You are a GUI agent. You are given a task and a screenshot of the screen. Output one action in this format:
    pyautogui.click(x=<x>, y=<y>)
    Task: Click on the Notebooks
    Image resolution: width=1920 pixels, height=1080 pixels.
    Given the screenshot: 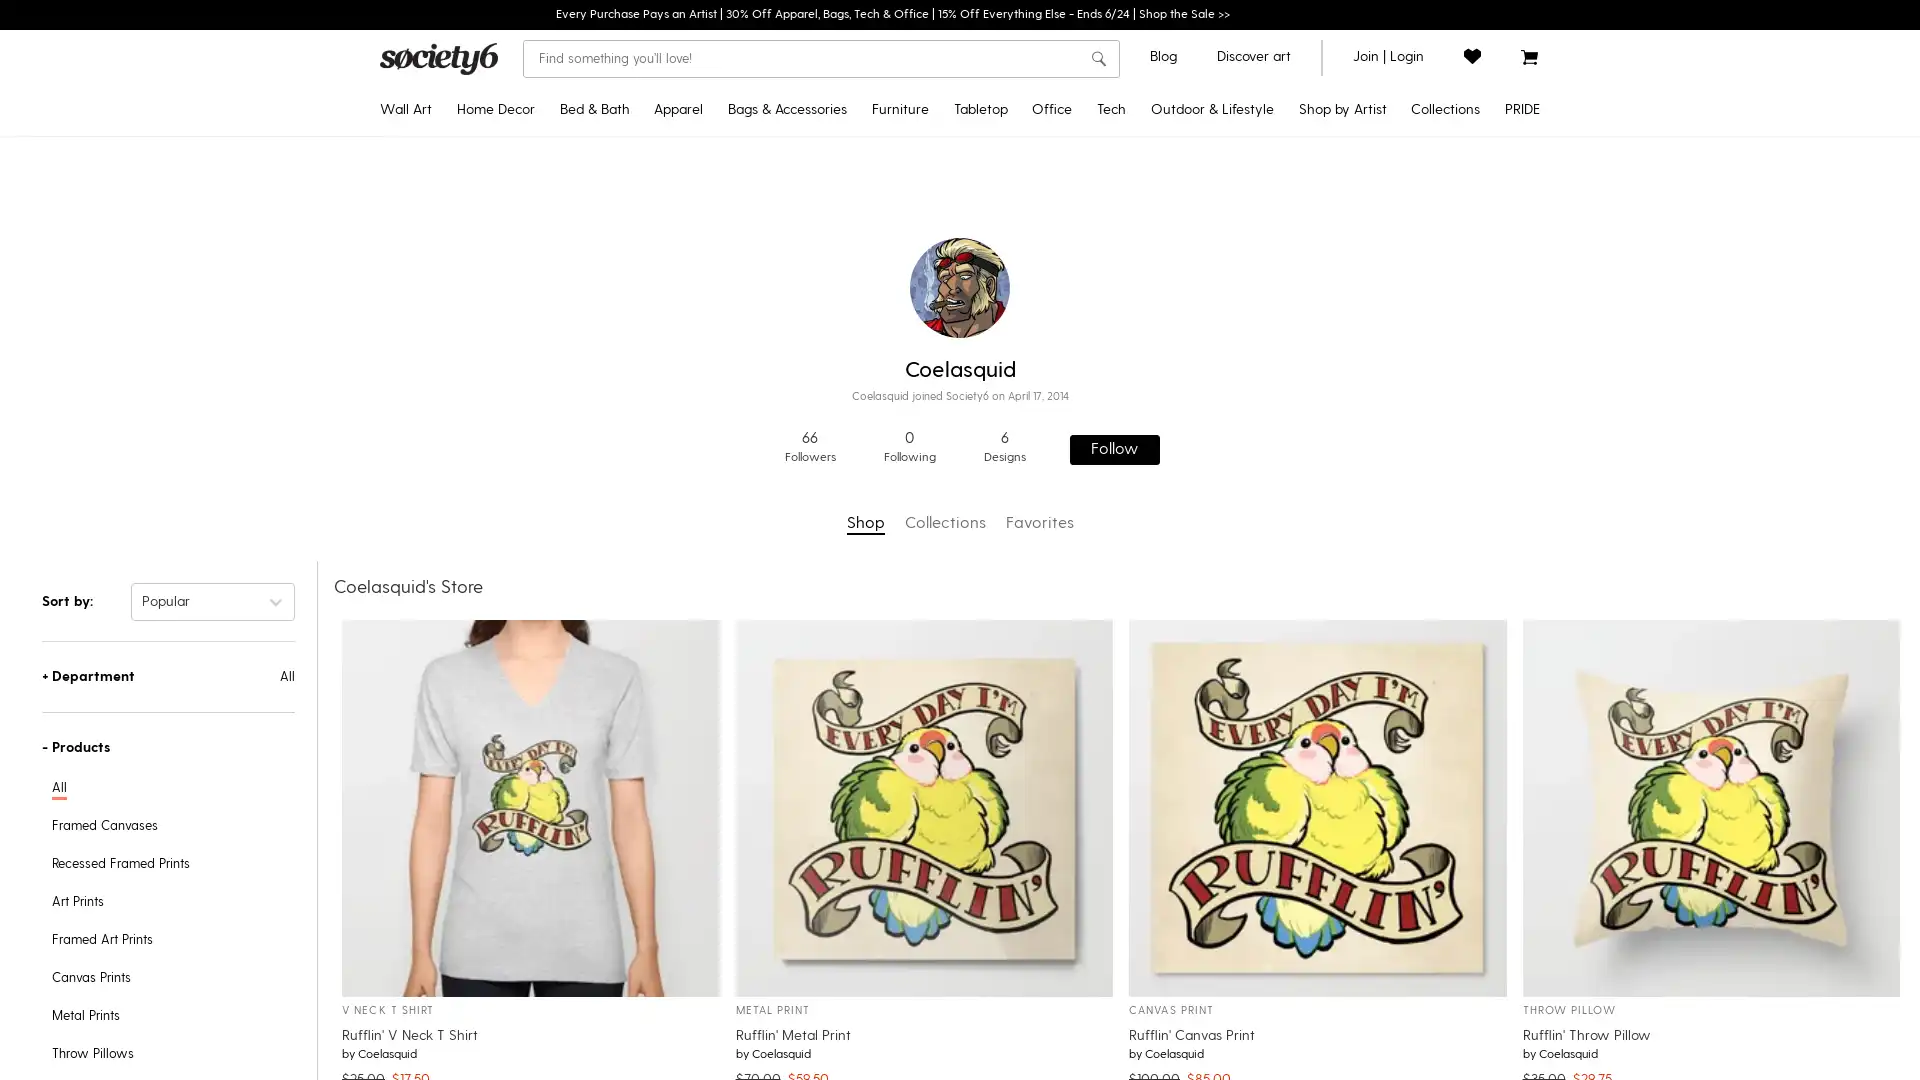 What is the action you would take?
    pyautogui.click(x=1101, y=225)
    